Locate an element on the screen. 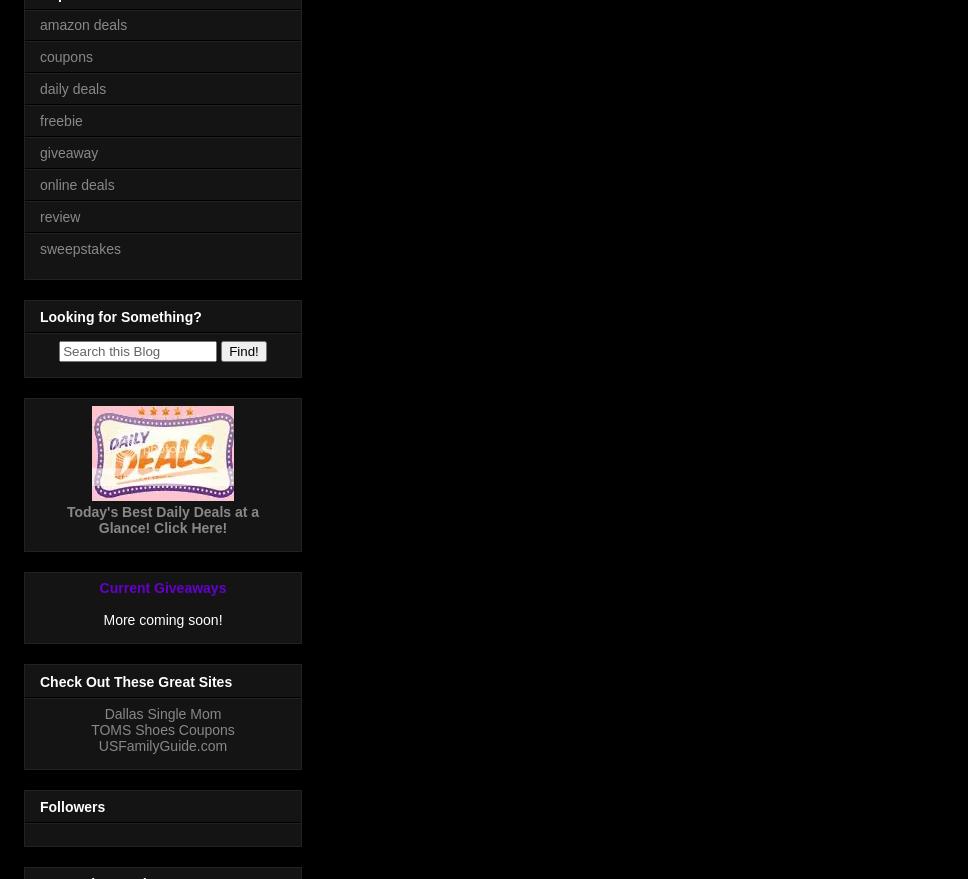 The height and width of the screenshot is (879, 968). 'daily deals' is located at coordinates (71, 86).